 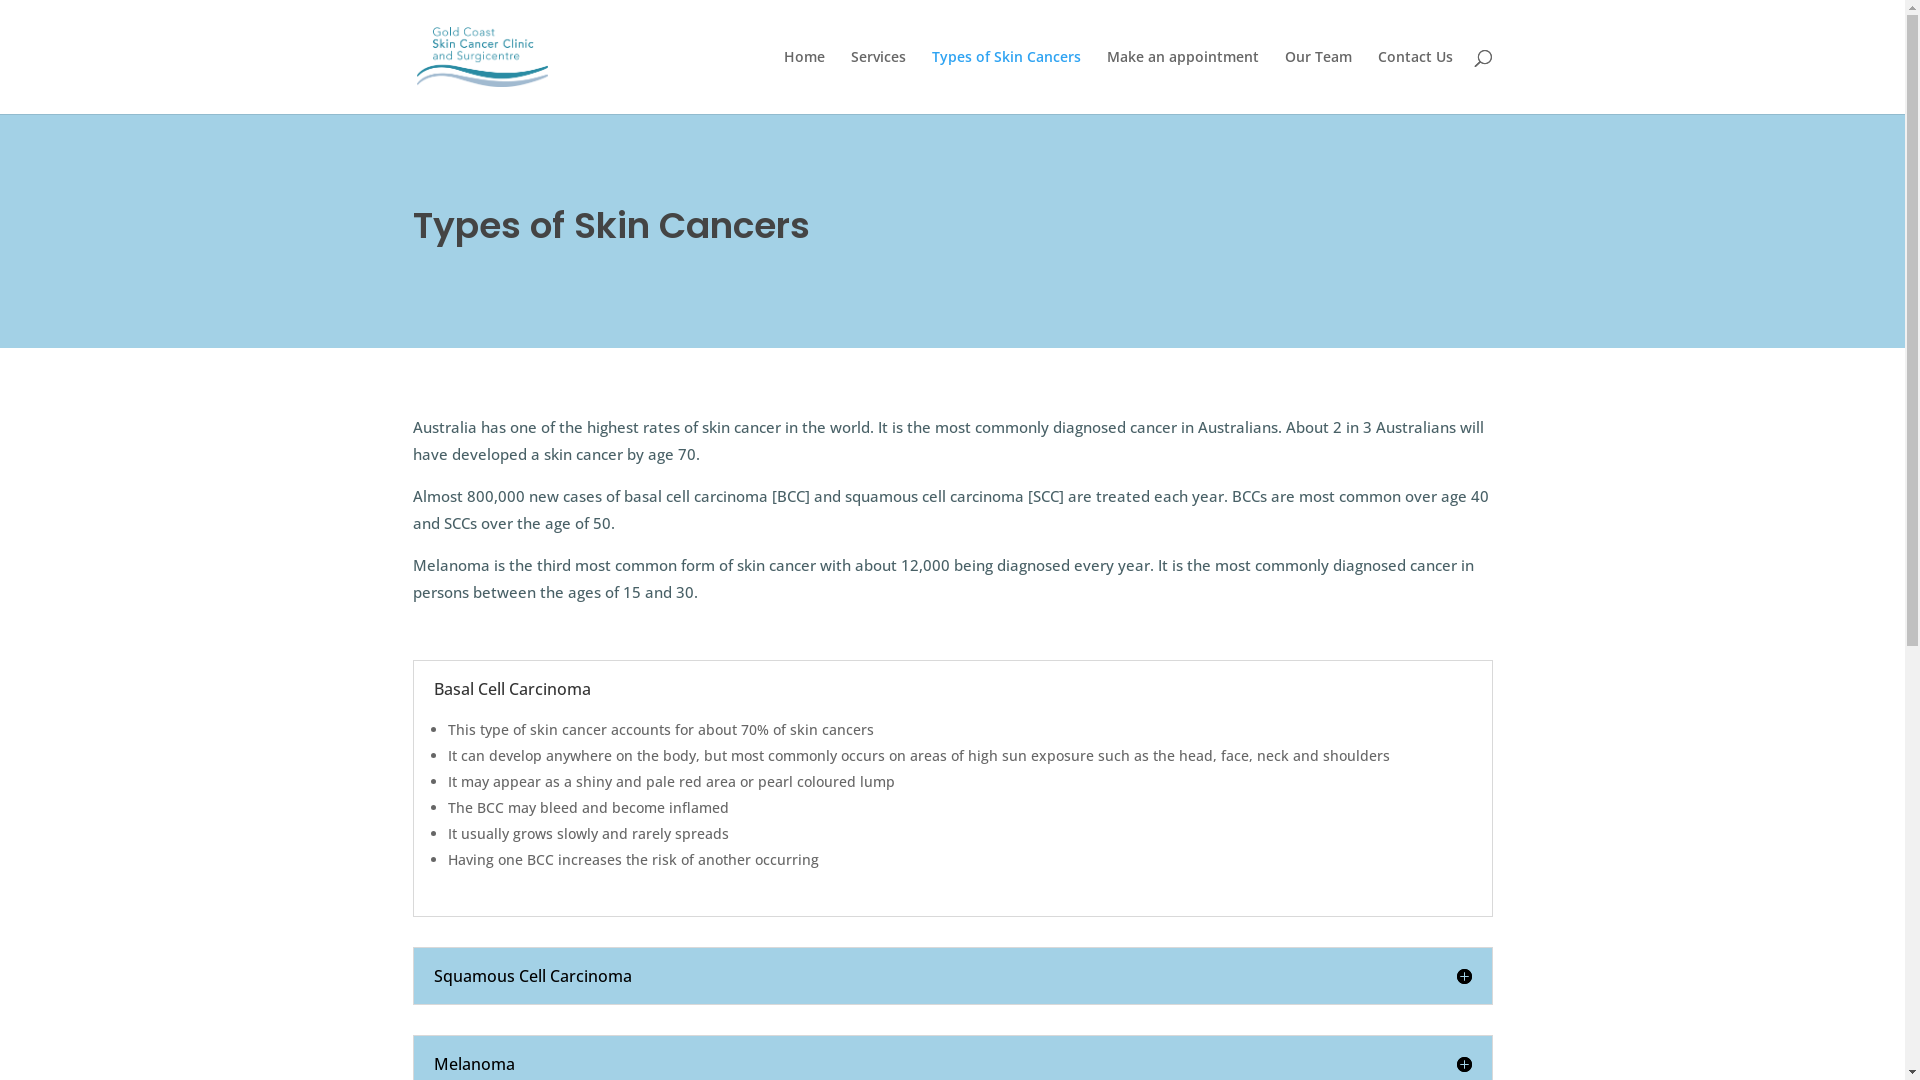 What do you see at coordinates (1181, 80) in the screenshot?
I see `'Make an appointment'` at bounding box center [1181, 80].